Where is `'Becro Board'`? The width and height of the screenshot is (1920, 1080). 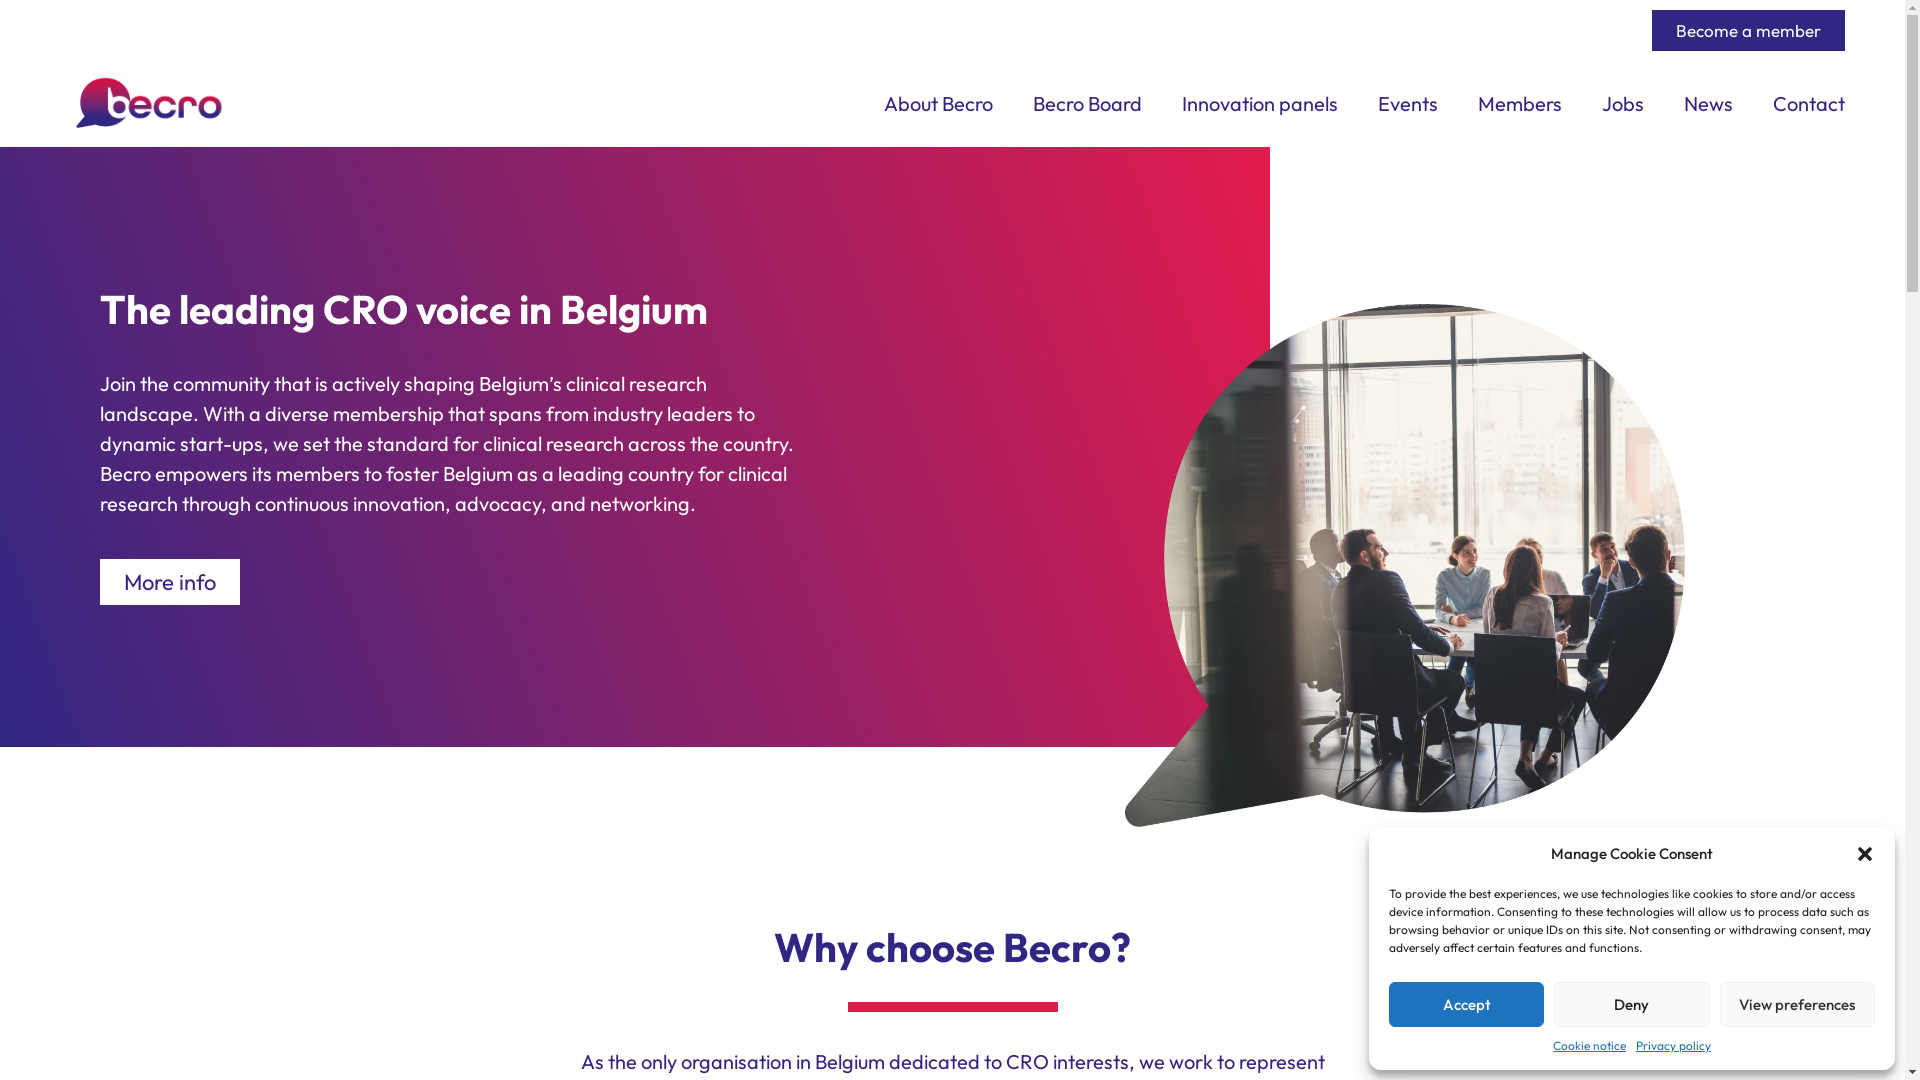 'Becro Board' is located at coordinates (1086, 104).